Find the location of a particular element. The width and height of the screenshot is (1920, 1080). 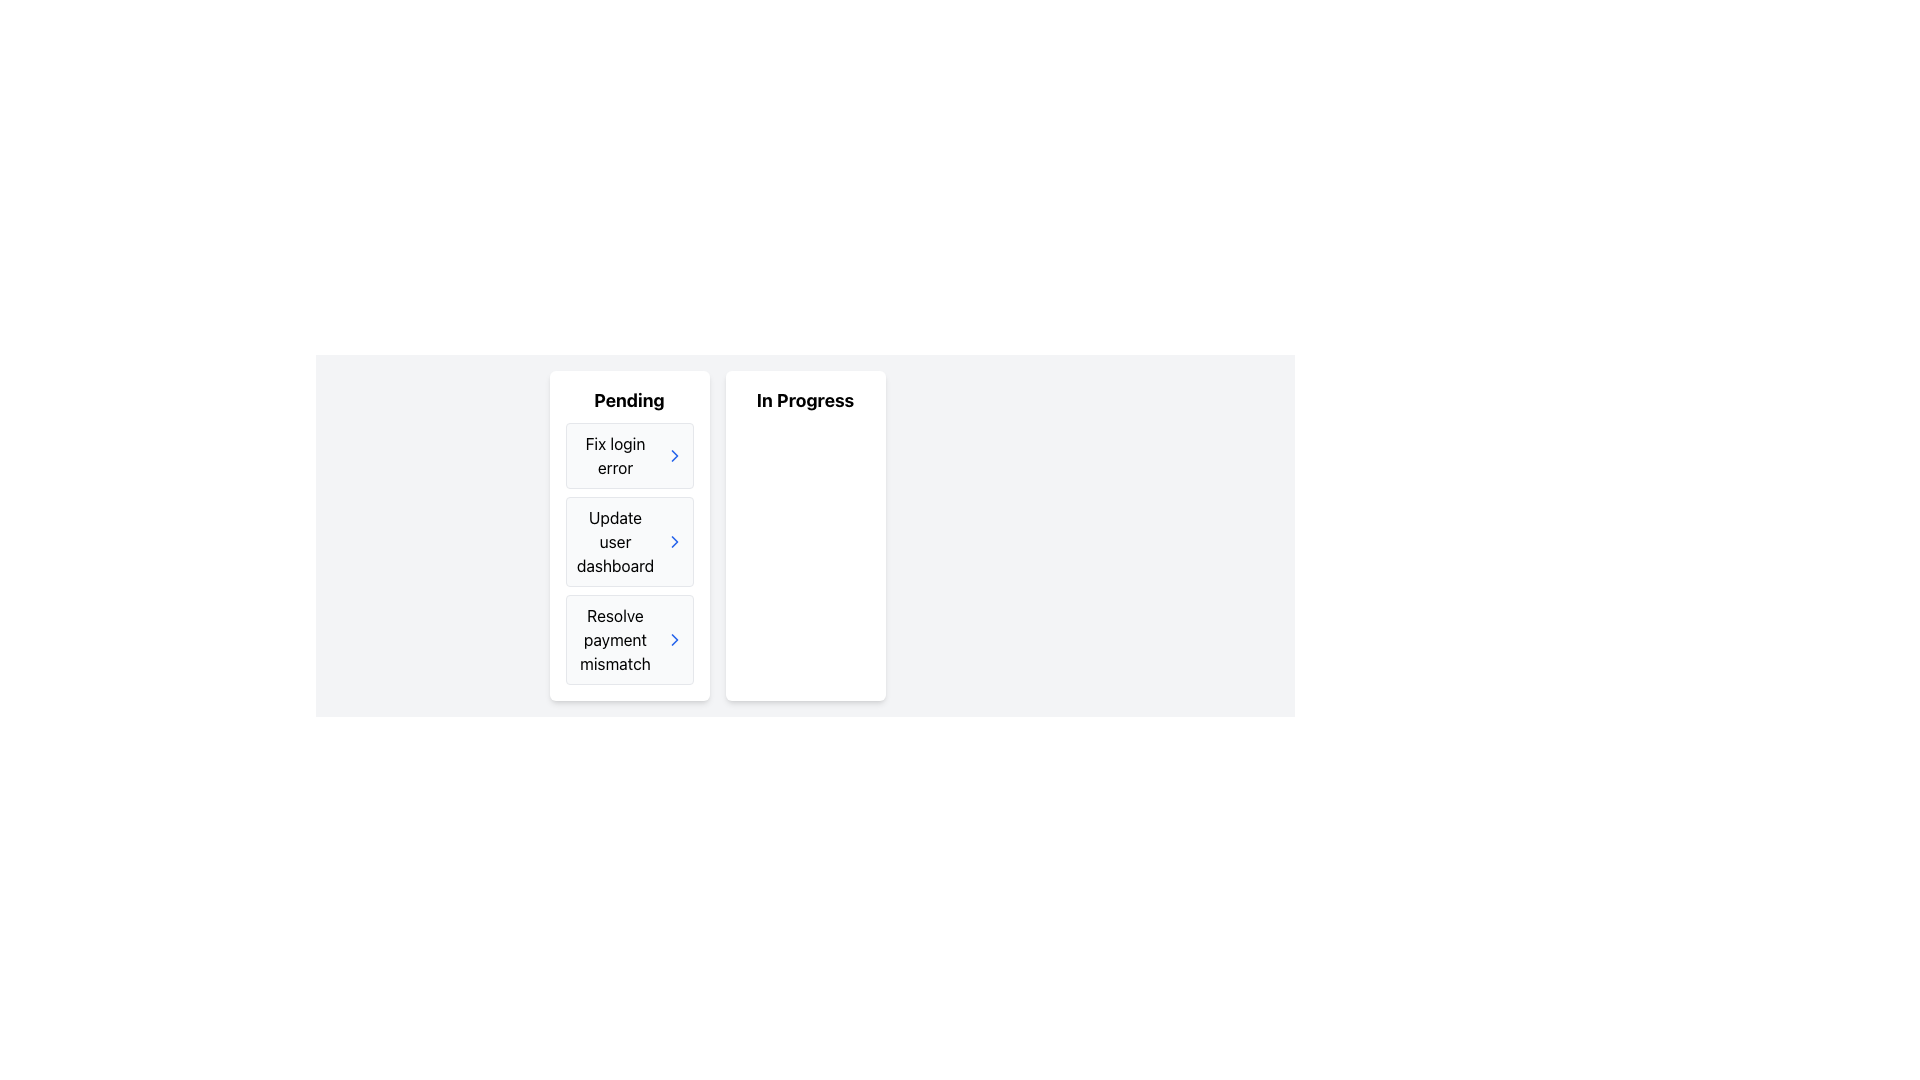

the 'Fix login error' button located is located at coordinates (628, 455).